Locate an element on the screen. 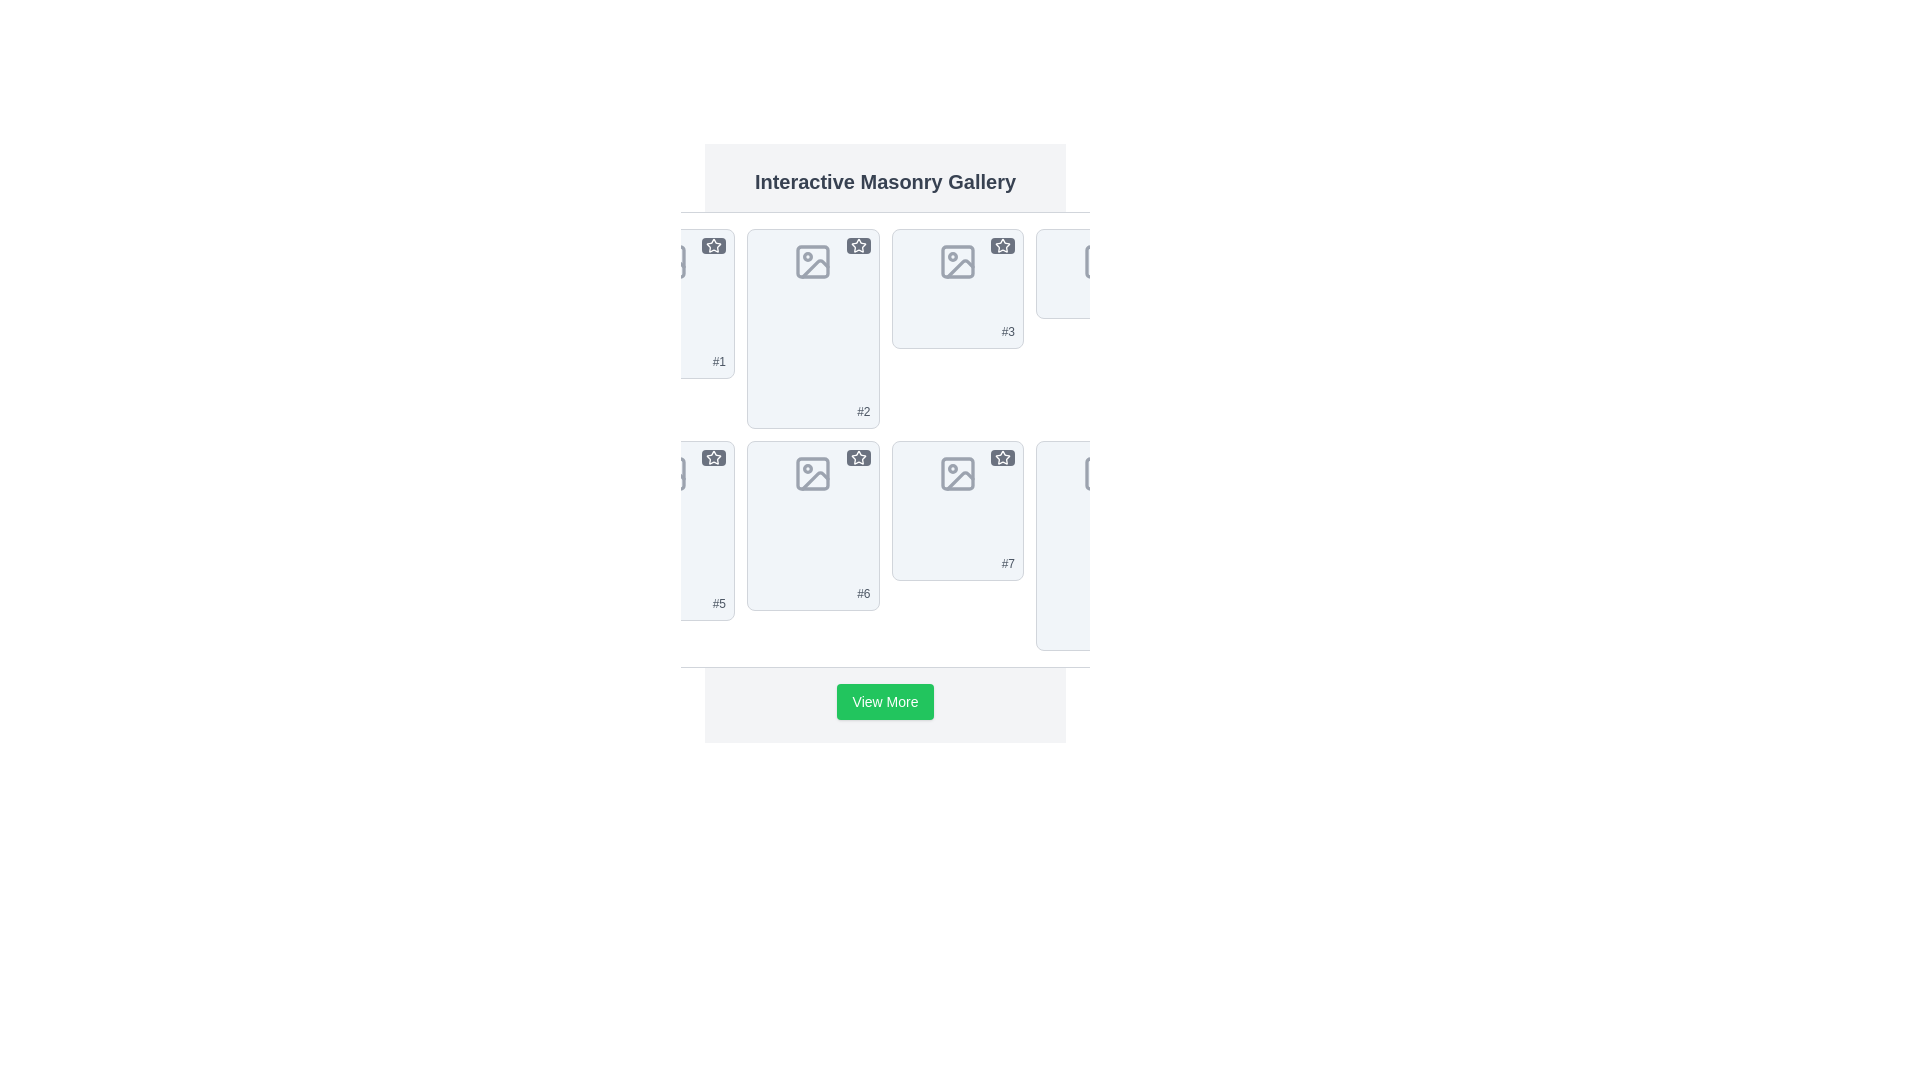 This screenshot has height=1080, width=1920. the card labeled '#1' in the top-left corner of the masonry gallery is located at coordinates (668, 304).